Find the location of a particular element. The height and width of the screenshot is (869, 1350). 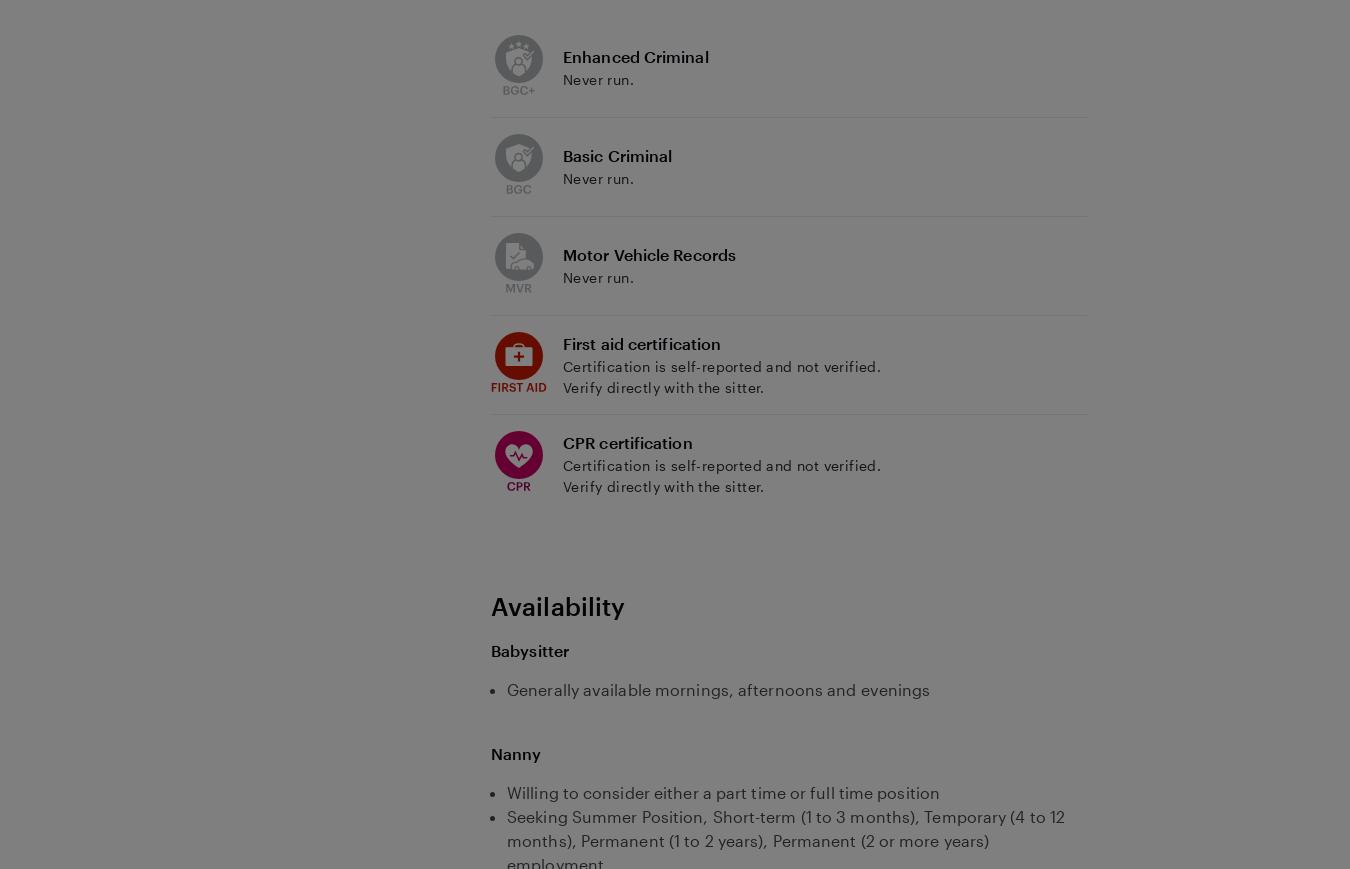

'Babysitter' is located at coordinates (489, 649).